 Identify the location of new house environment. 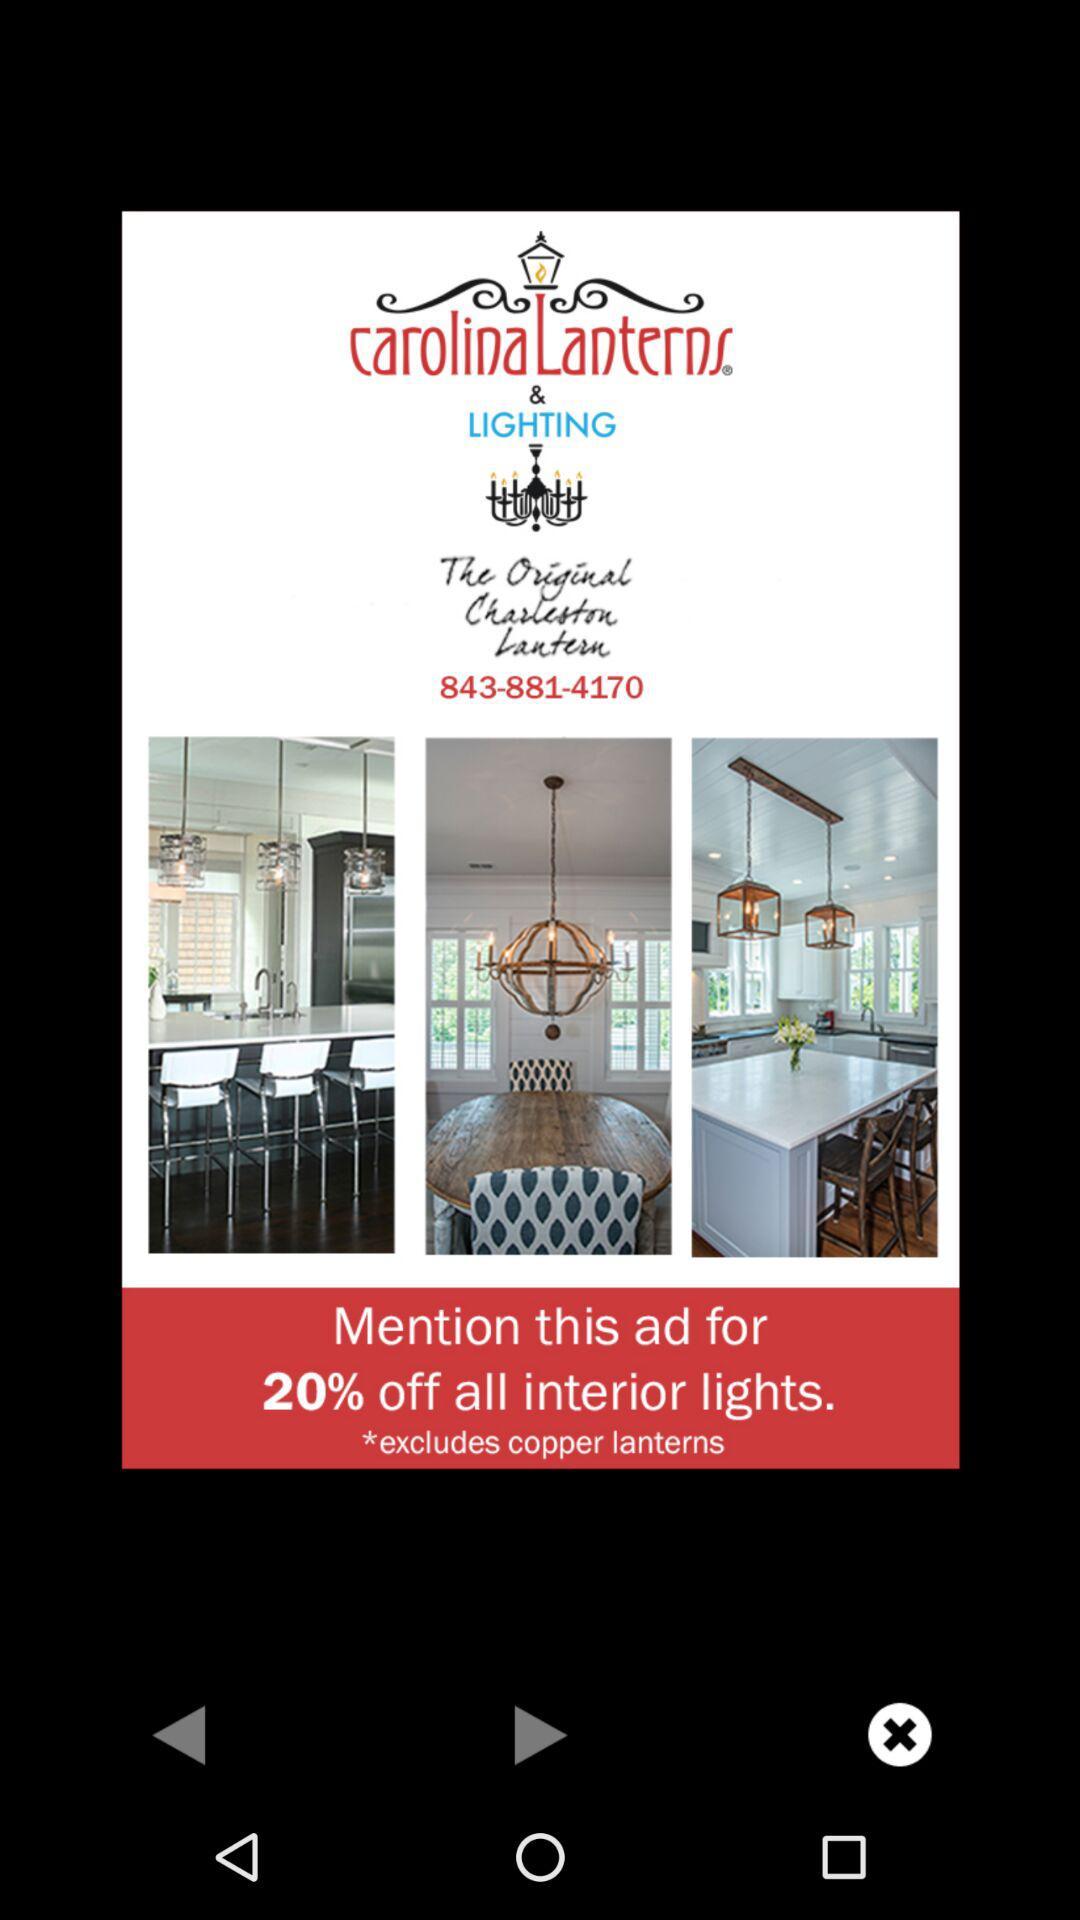
(540, 837).